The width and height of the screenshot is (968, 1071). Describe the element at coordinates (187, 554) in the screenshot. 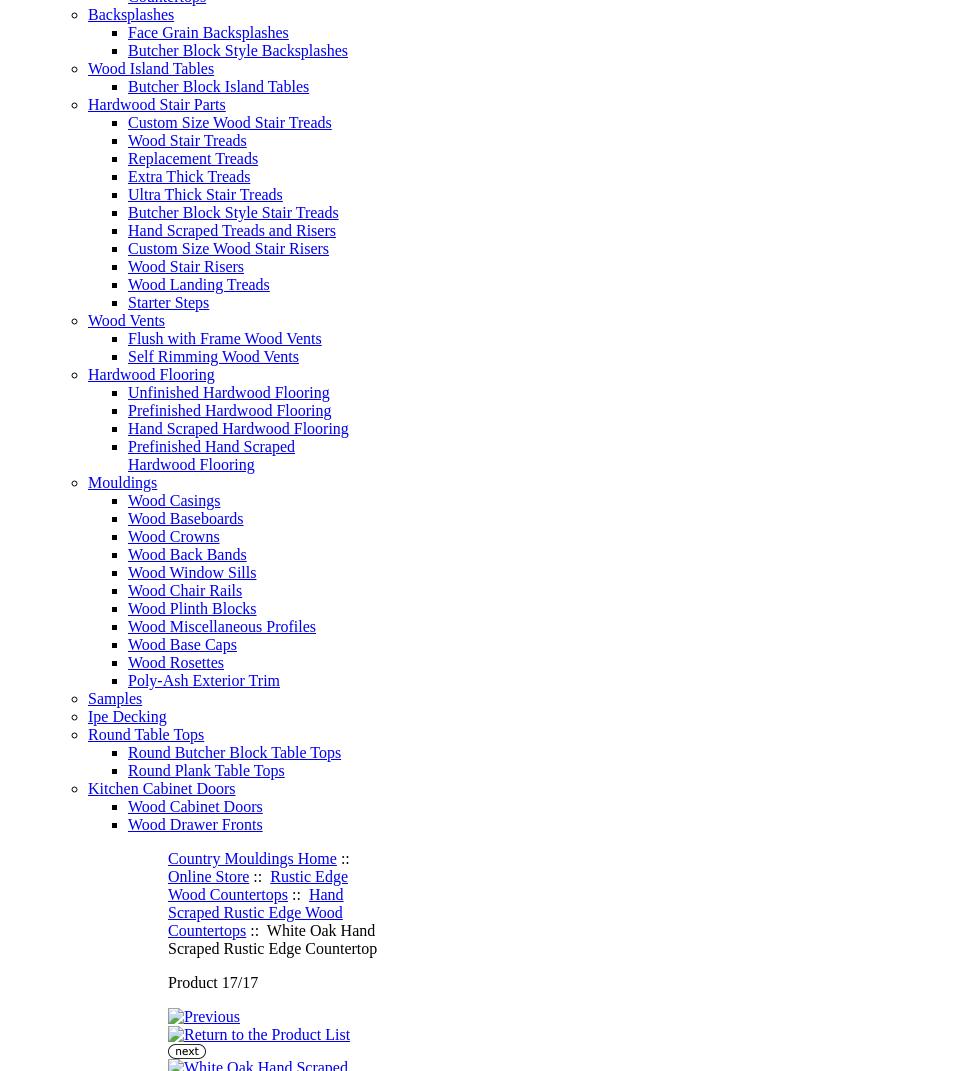

I see `'Wood Back Bands'` at that location.